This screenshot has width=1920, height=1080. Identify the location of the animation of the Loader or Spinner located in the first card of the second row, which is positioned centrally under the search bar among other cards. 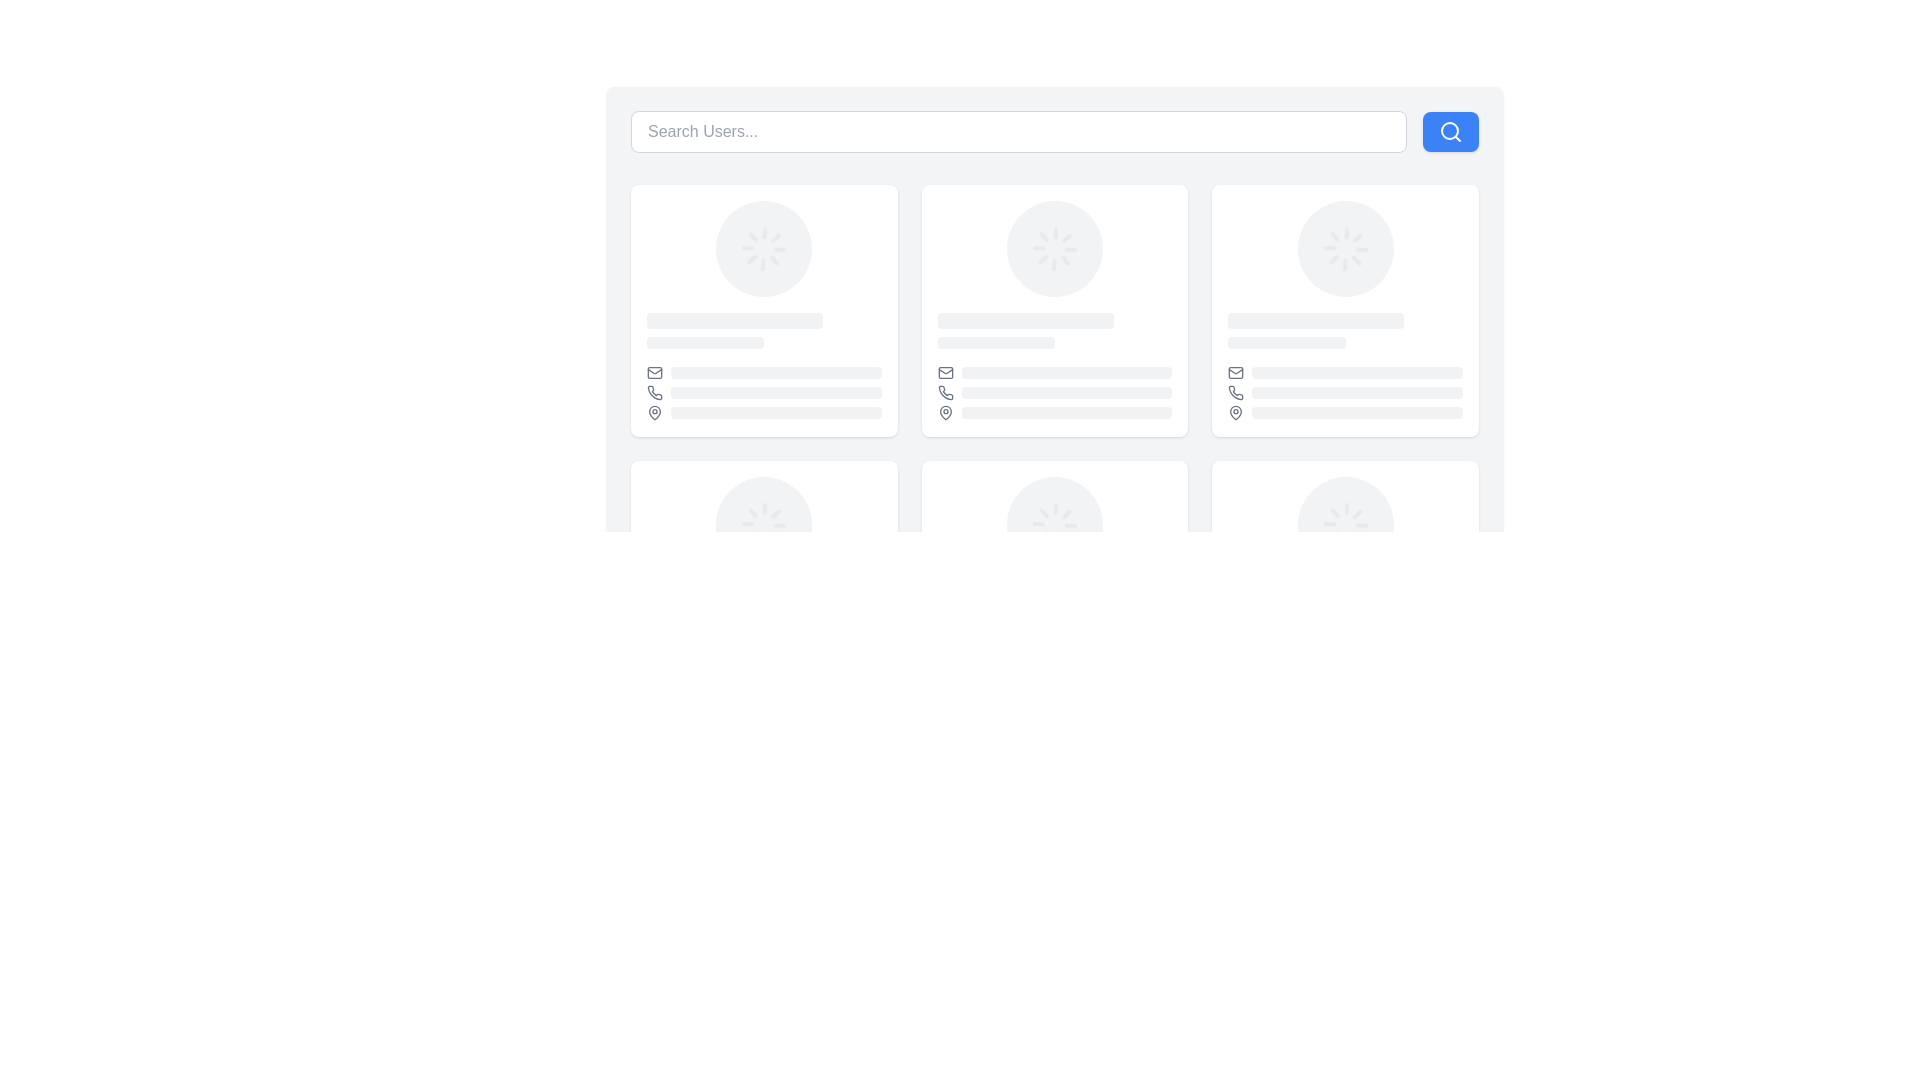
(1054, 248).